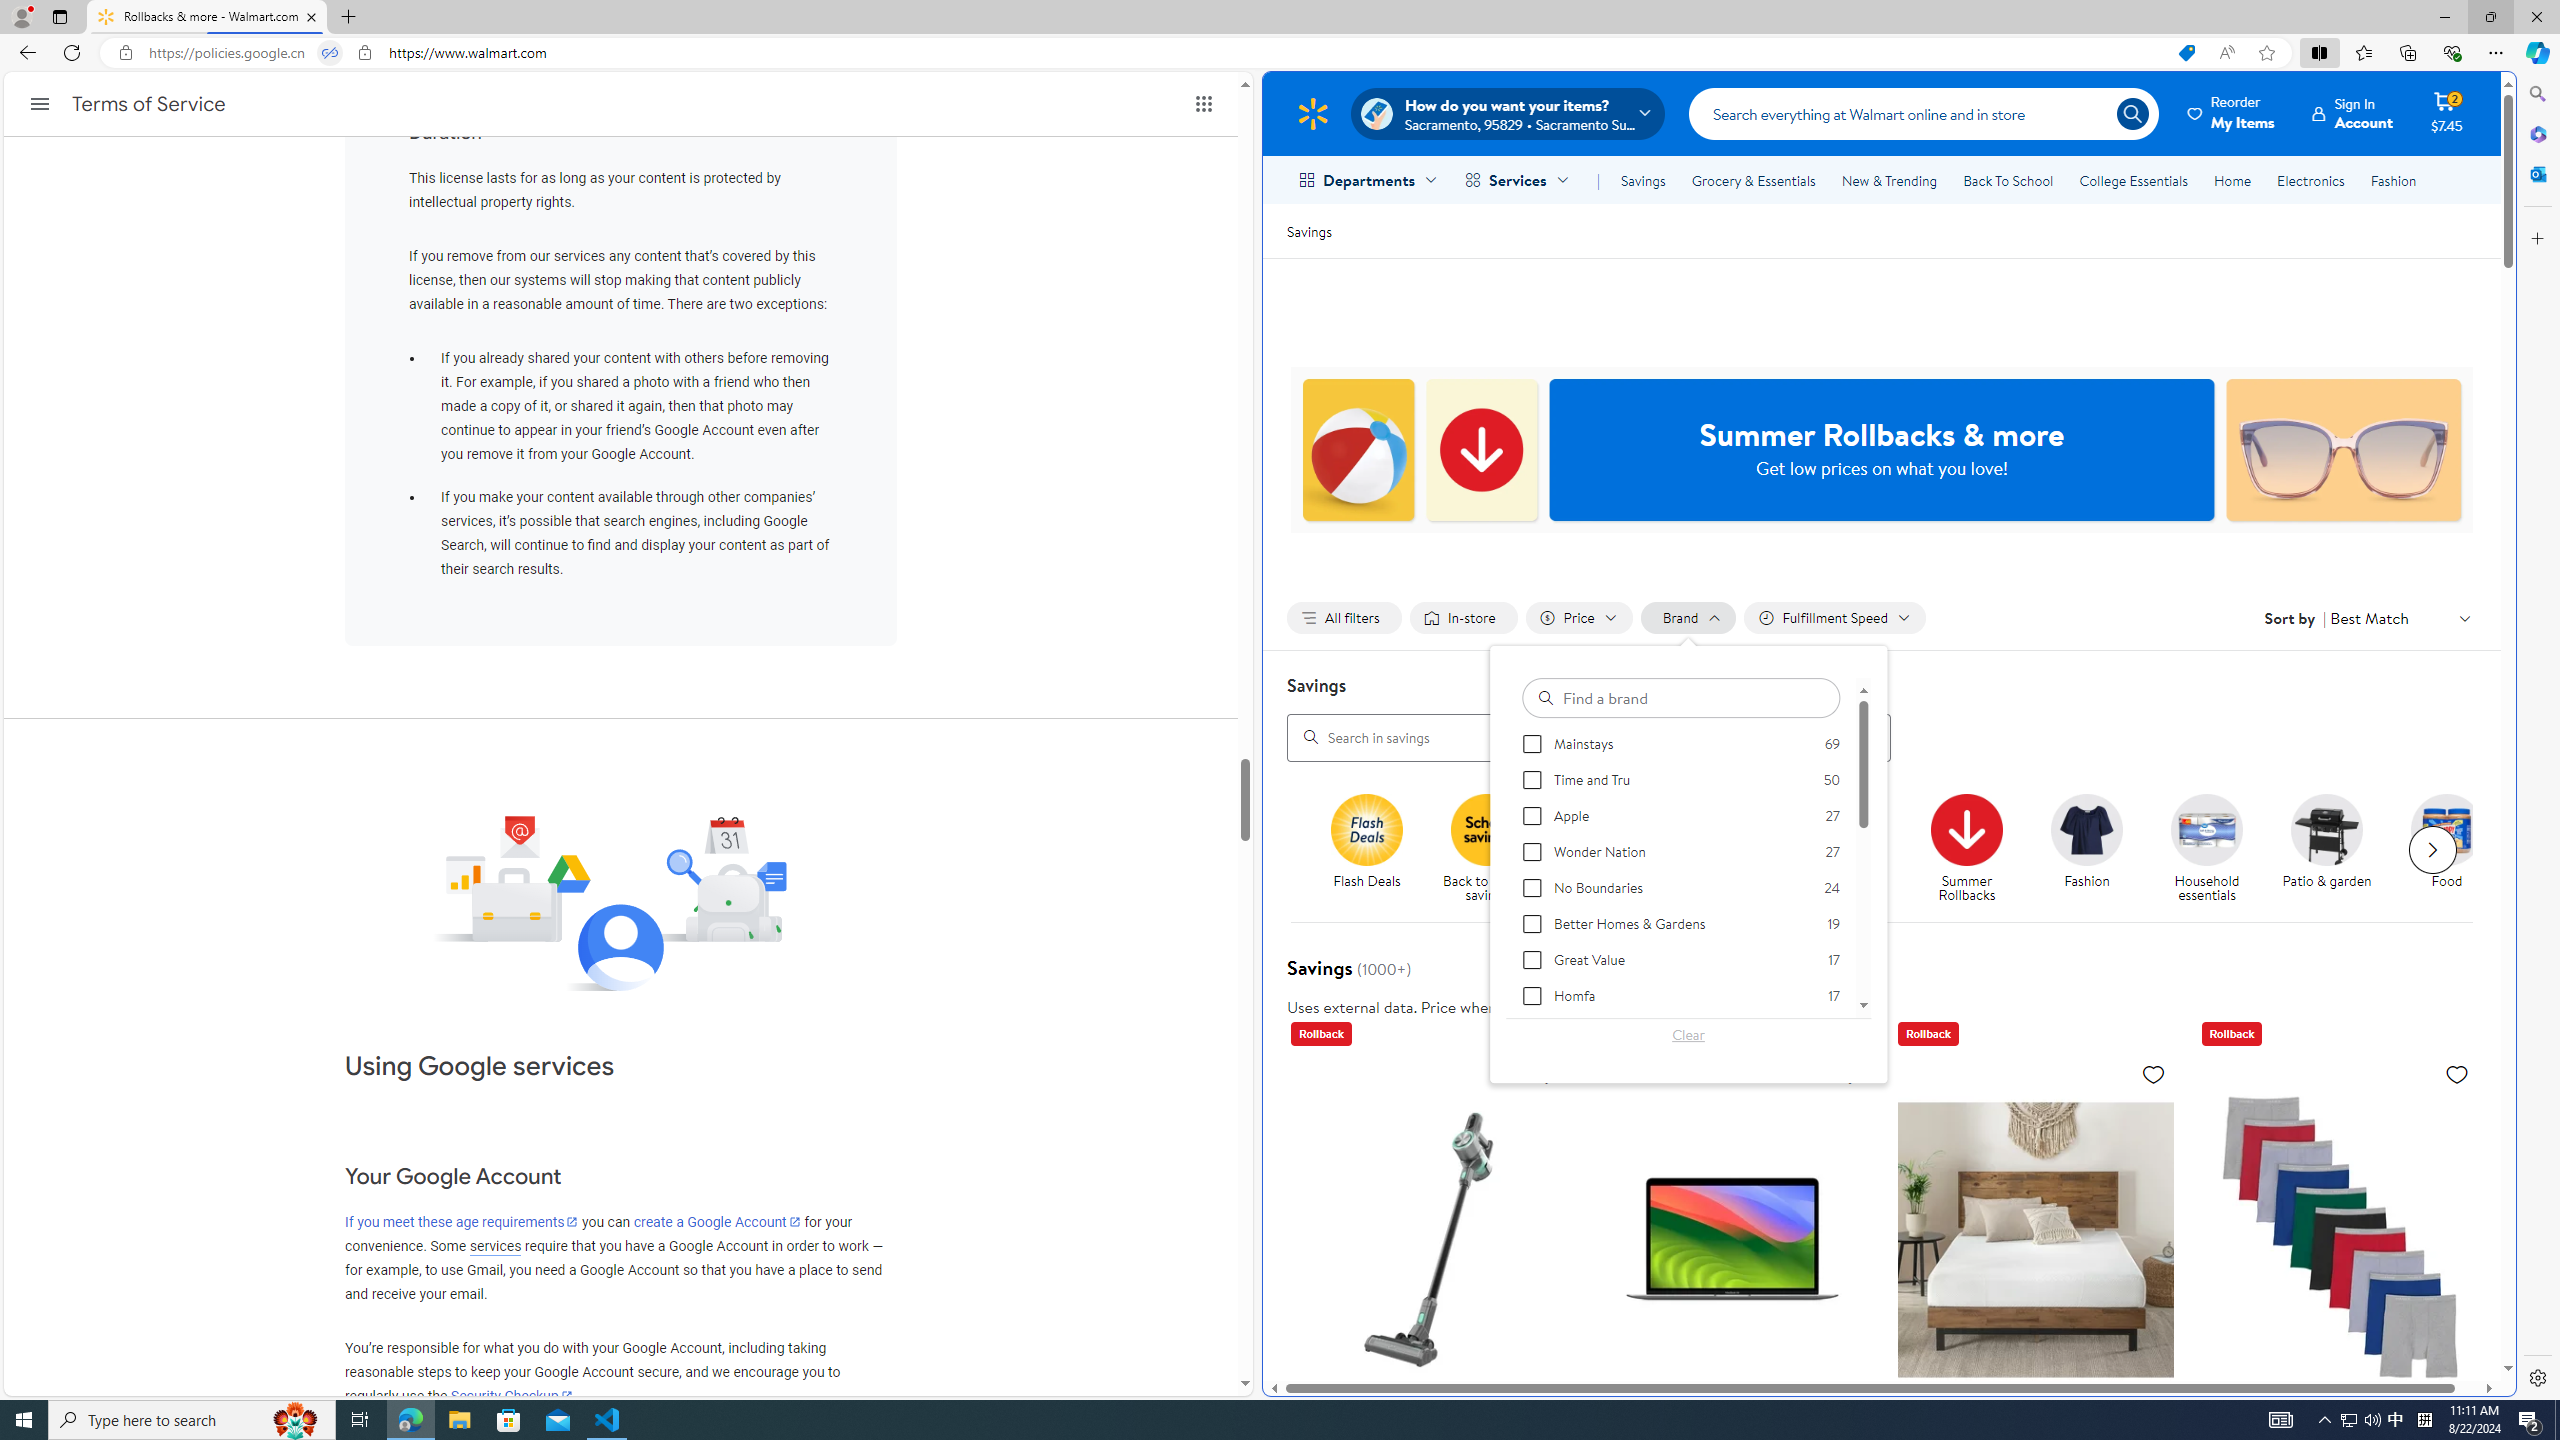  What do you see at coordinates (2231, 112) in the screenshot?
I see `'ReorderMy Items'` at bounding box center [2231, 112].